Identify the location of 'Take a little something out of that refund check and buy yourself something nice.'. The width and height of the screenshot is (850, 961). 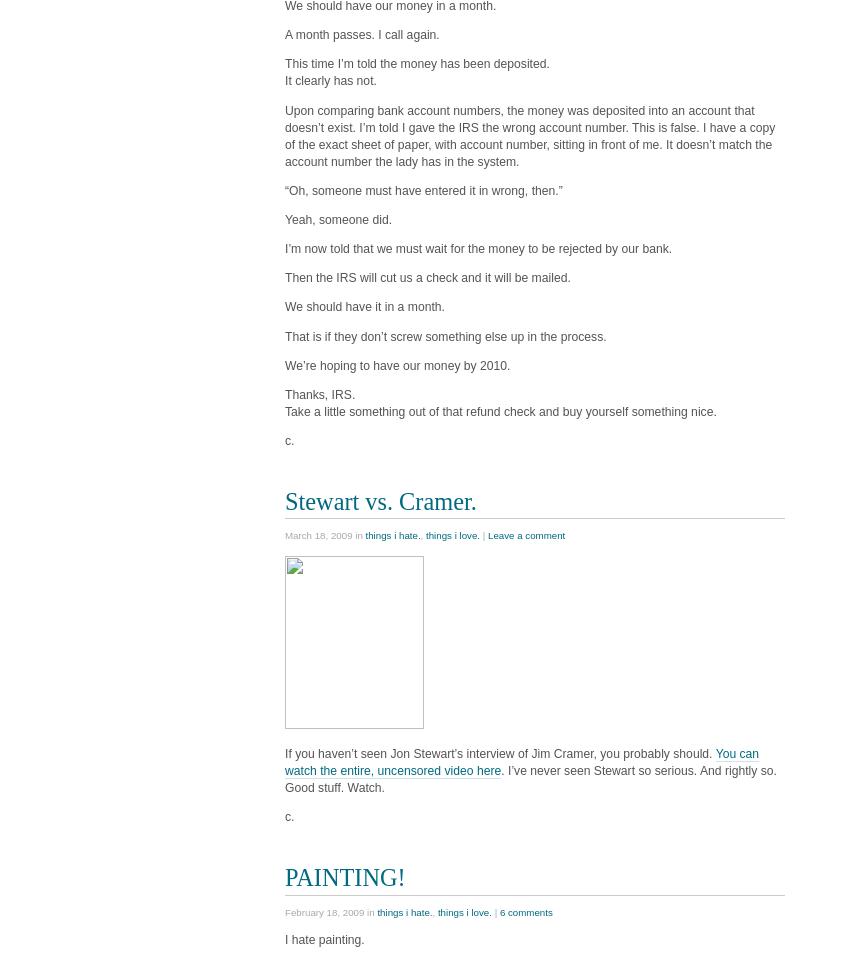
(500, 411).